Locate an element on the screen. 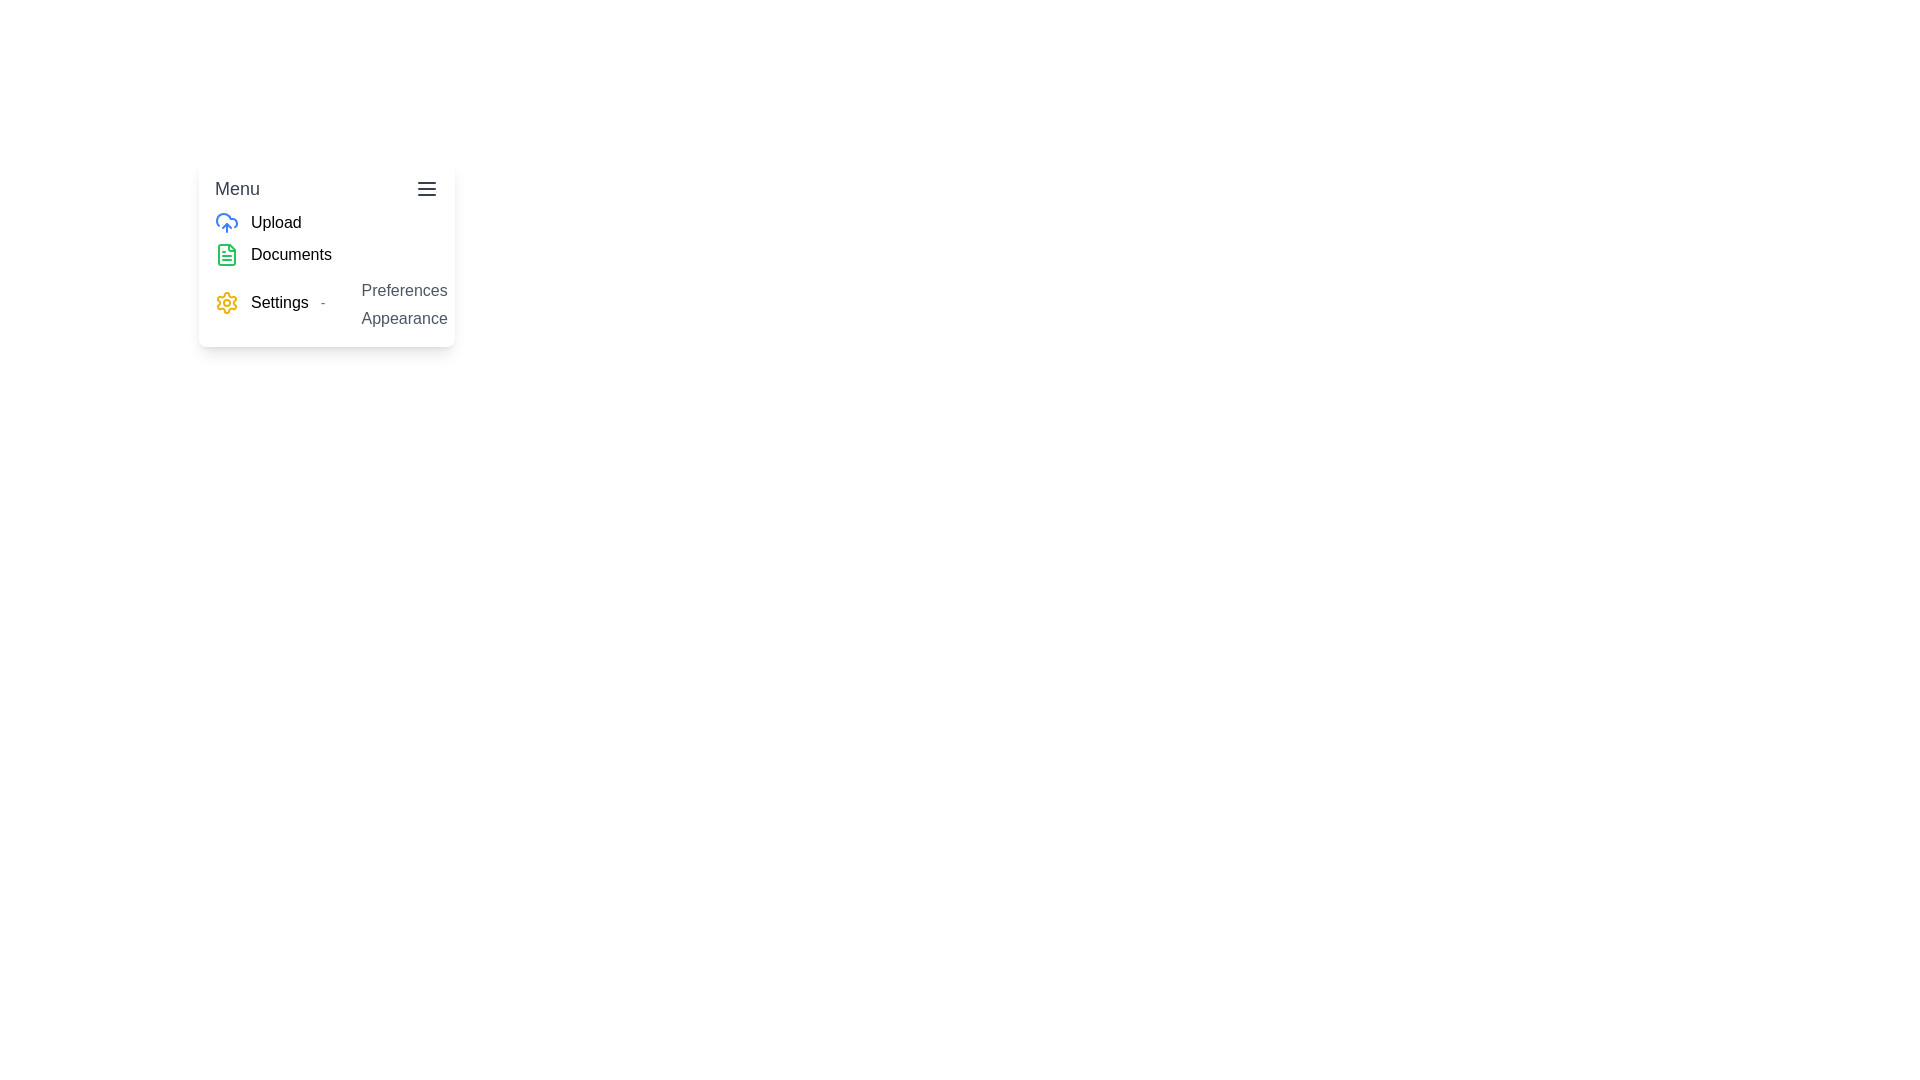  the 'Settings' icon located in the top-left quadrant of the interface, which visually represents the concept of 'Settings' and is positioned directly to the left of the 'Settings' text is located at coordinates (226, 303).